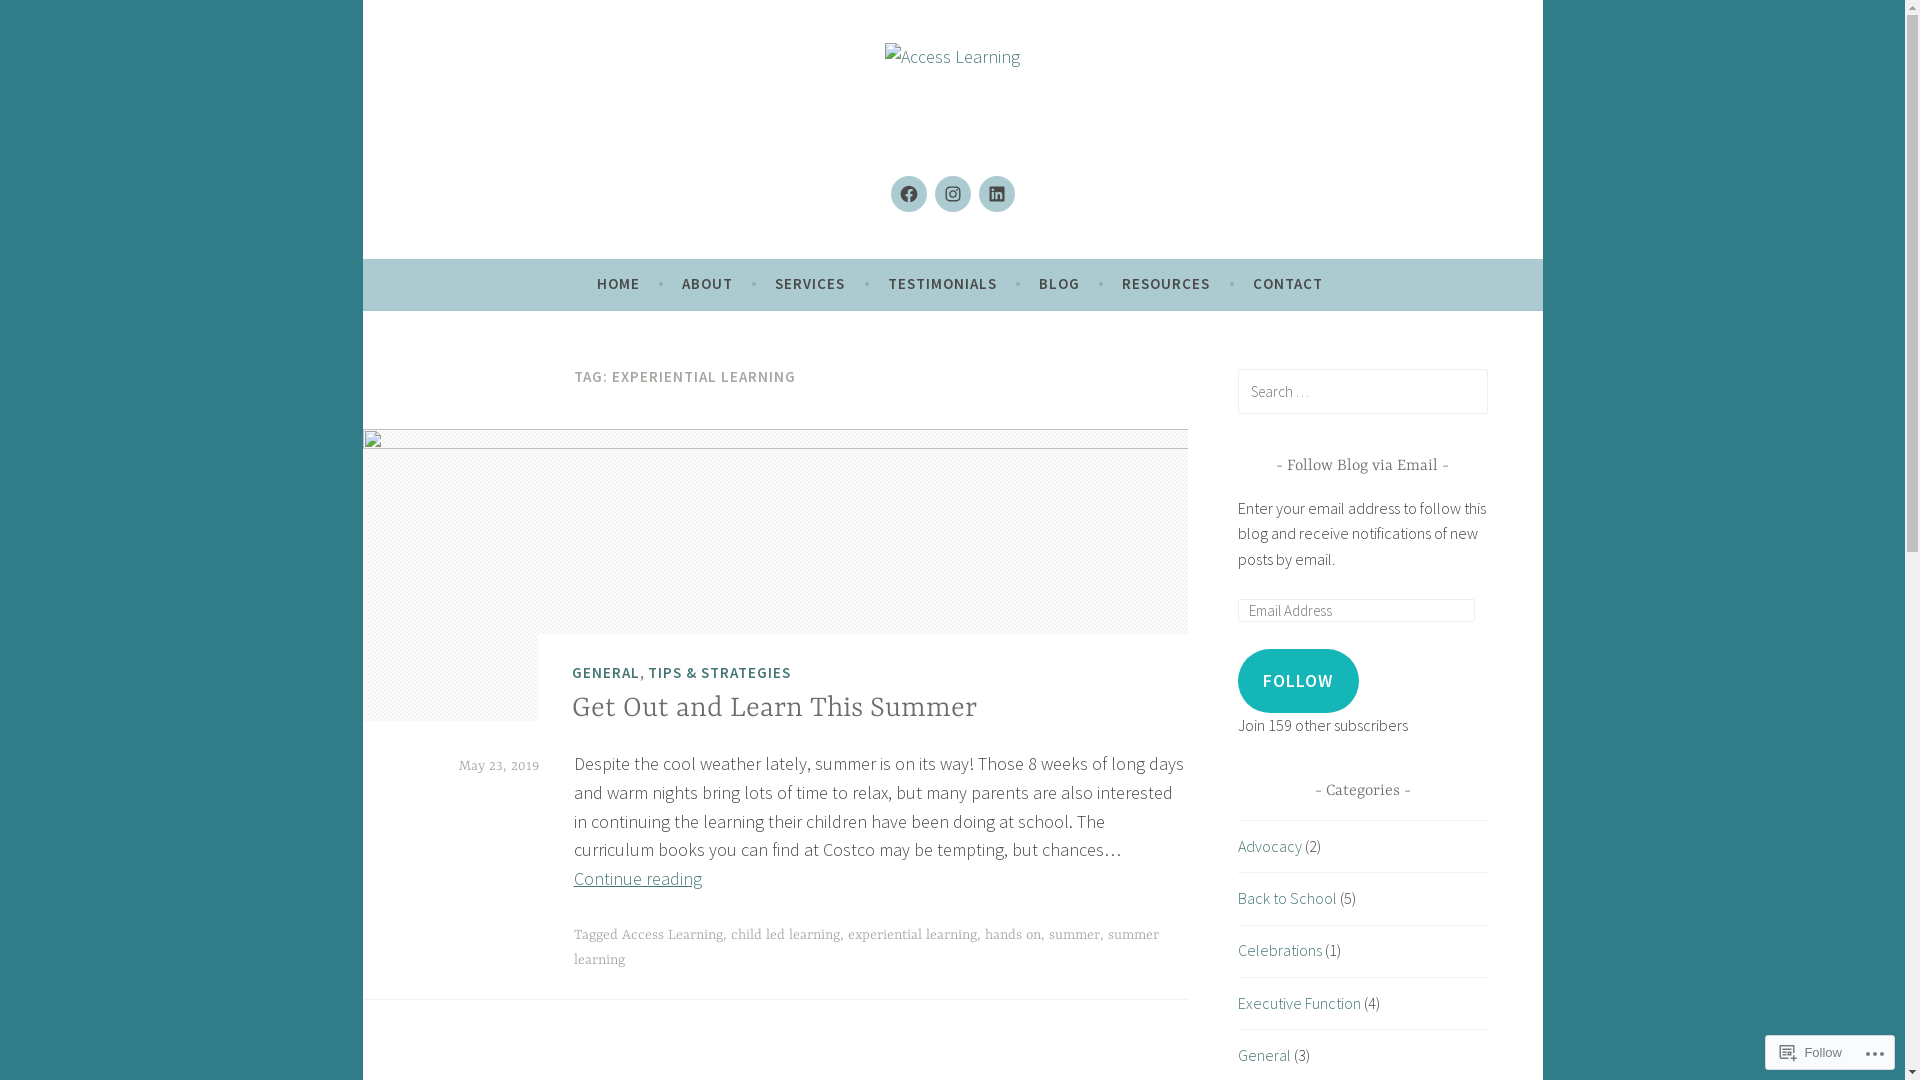 The height and width of the screenshot is (1080, 1920). I want to click on 'May 23, 2019', so click(498, 765).